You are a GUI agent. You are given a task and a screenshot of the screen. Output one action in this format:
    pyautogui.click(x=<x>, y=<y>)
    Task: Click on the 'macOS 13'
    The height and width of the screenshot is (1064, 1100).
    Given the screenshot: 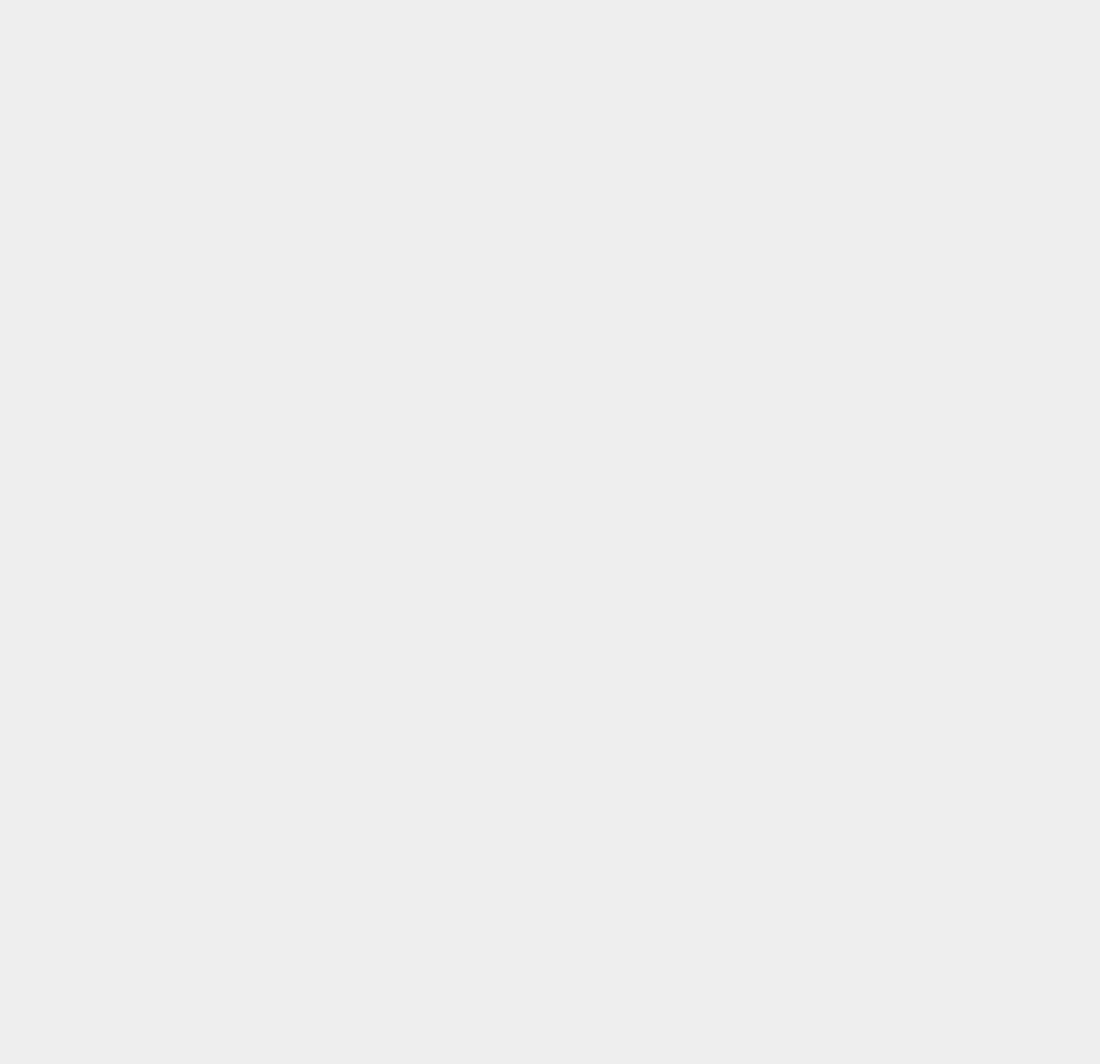 What is the action you would take?
    pyautogui.click(x=810, y=928)
    